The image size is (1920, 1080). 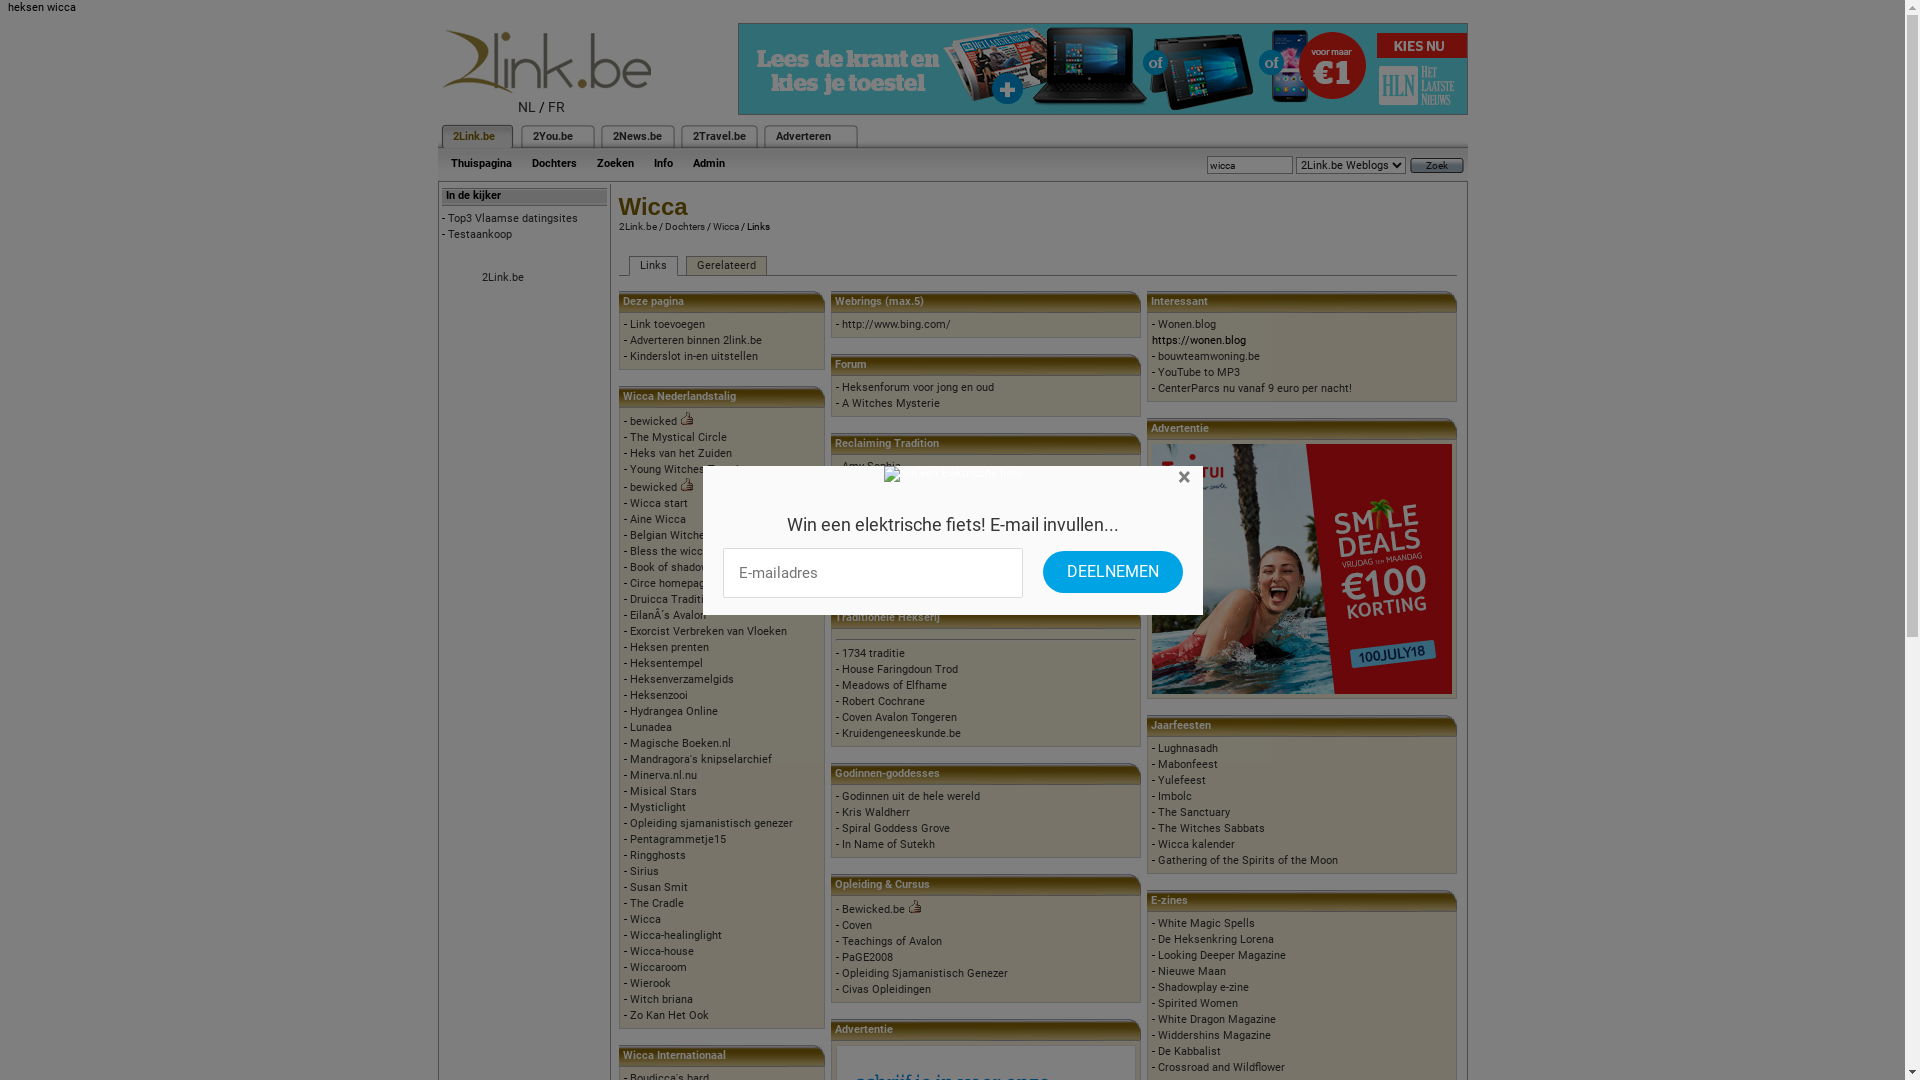 I want to click on 'Bewicked.be', so click(x=873, y=909).